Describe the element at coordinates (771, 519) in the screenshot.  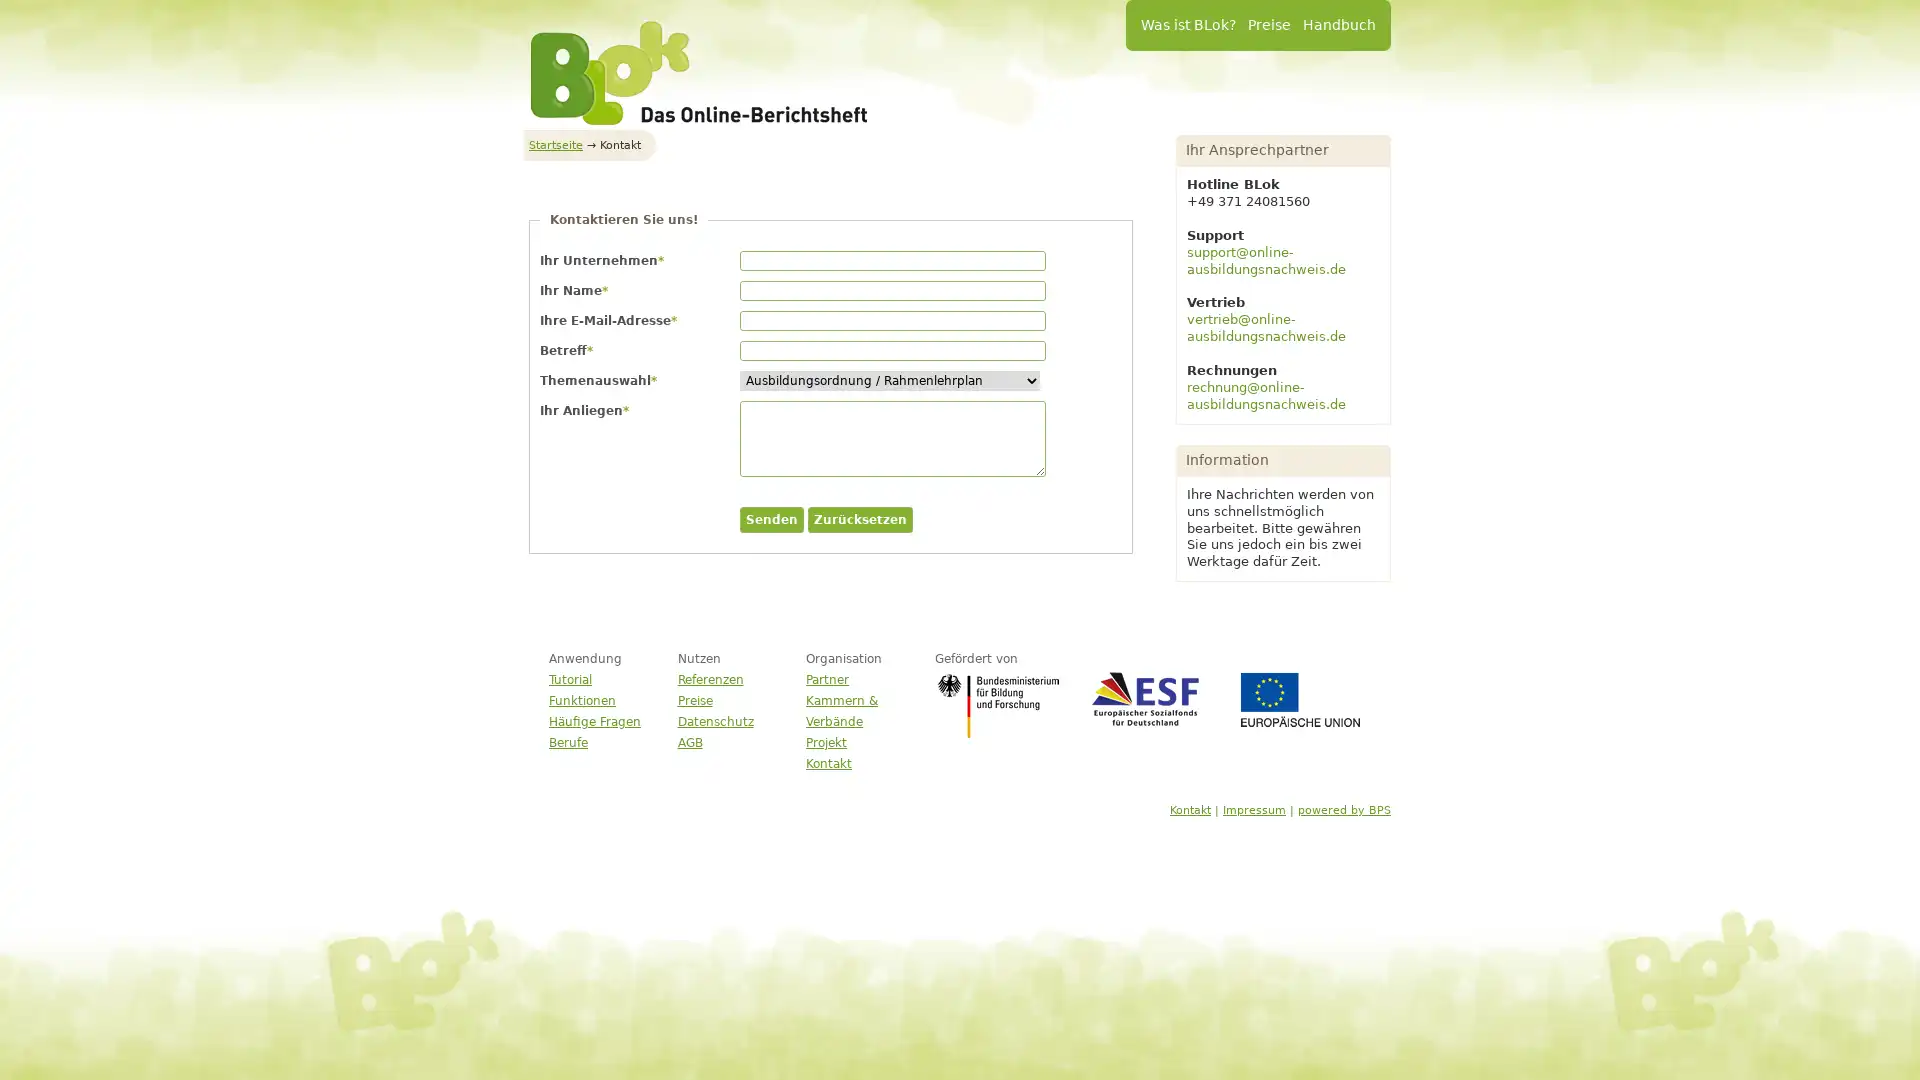
I see `Senden` at that location.